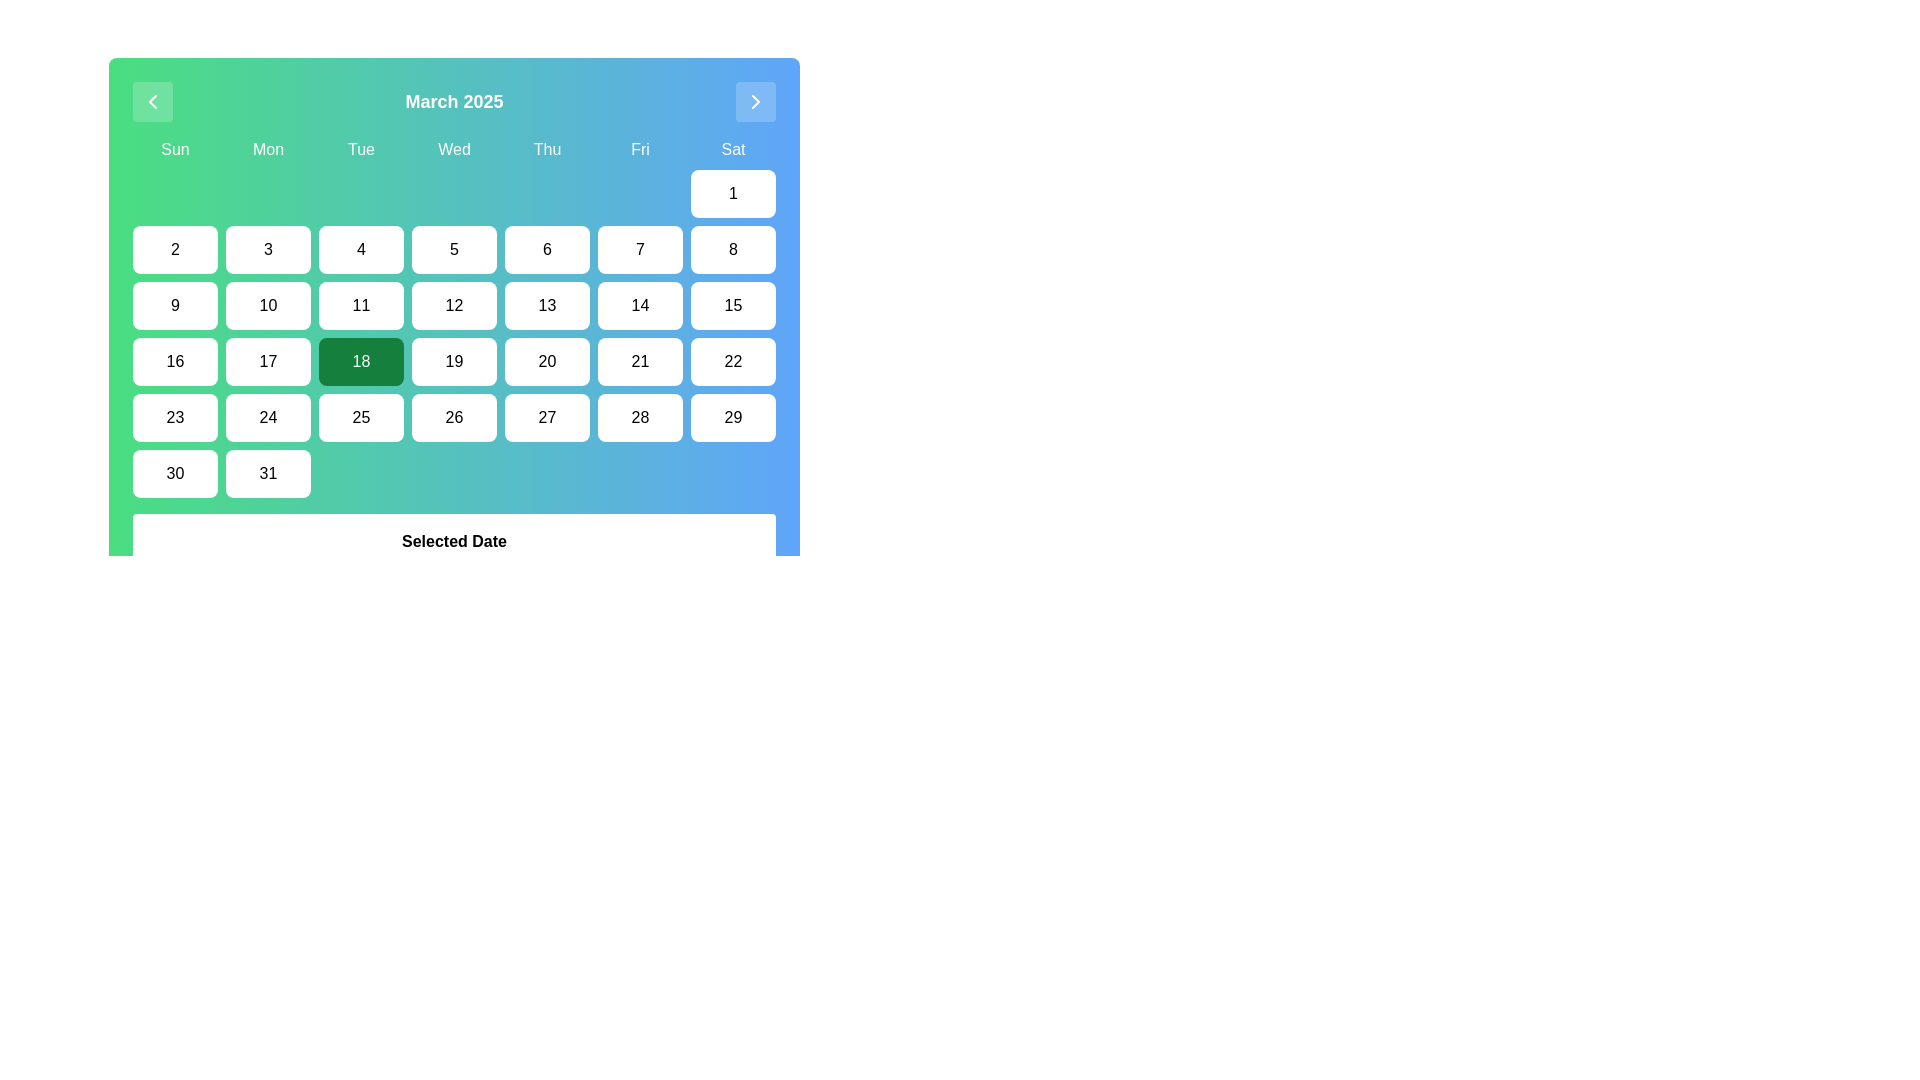  I want to click on the square-shaped button displaying the number '12' in the center of the date picker interface, so click(453, 294).